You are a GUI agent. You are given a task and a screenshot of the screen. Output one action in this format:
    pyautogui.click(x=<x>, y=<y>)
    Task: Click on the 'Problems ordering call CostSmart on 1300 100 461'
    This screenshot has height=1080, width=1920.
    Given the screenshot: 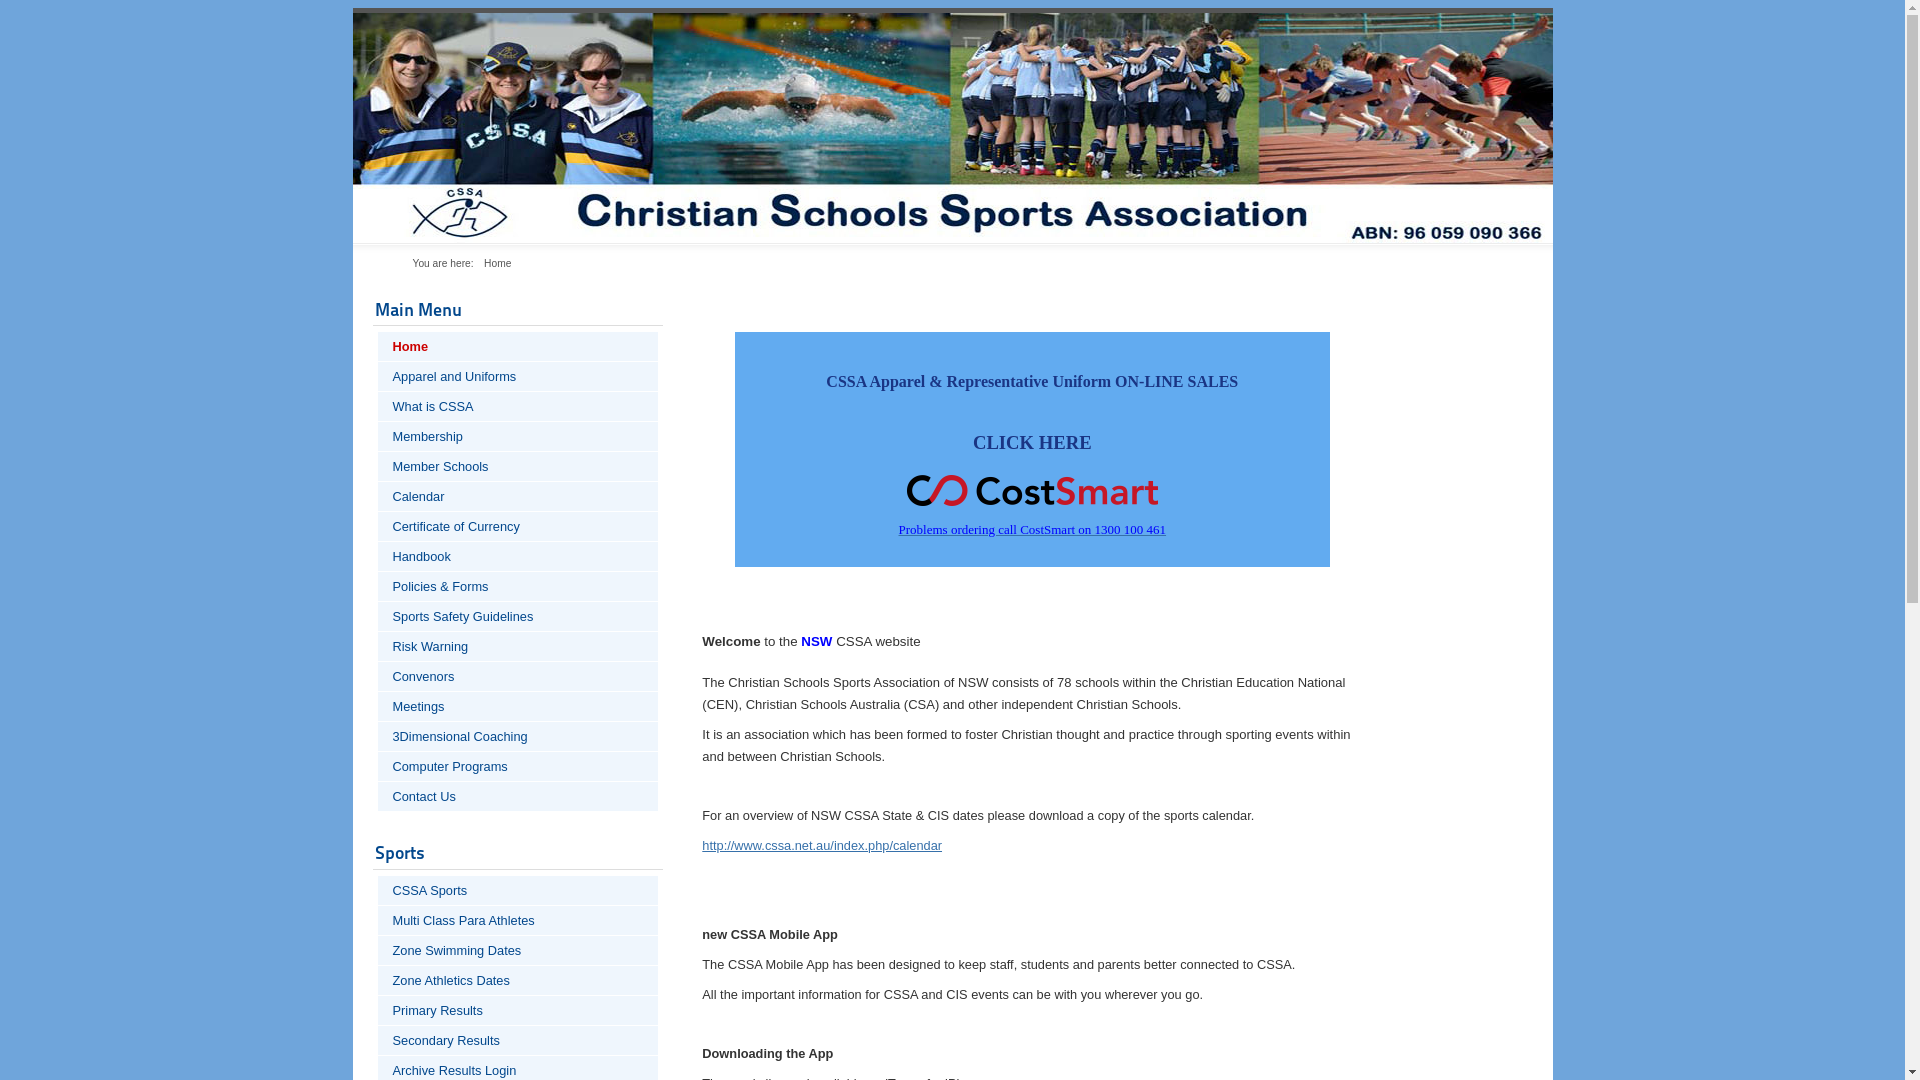 What is the action you would take?
    pyautogui.click(x=1032, y=528)
    